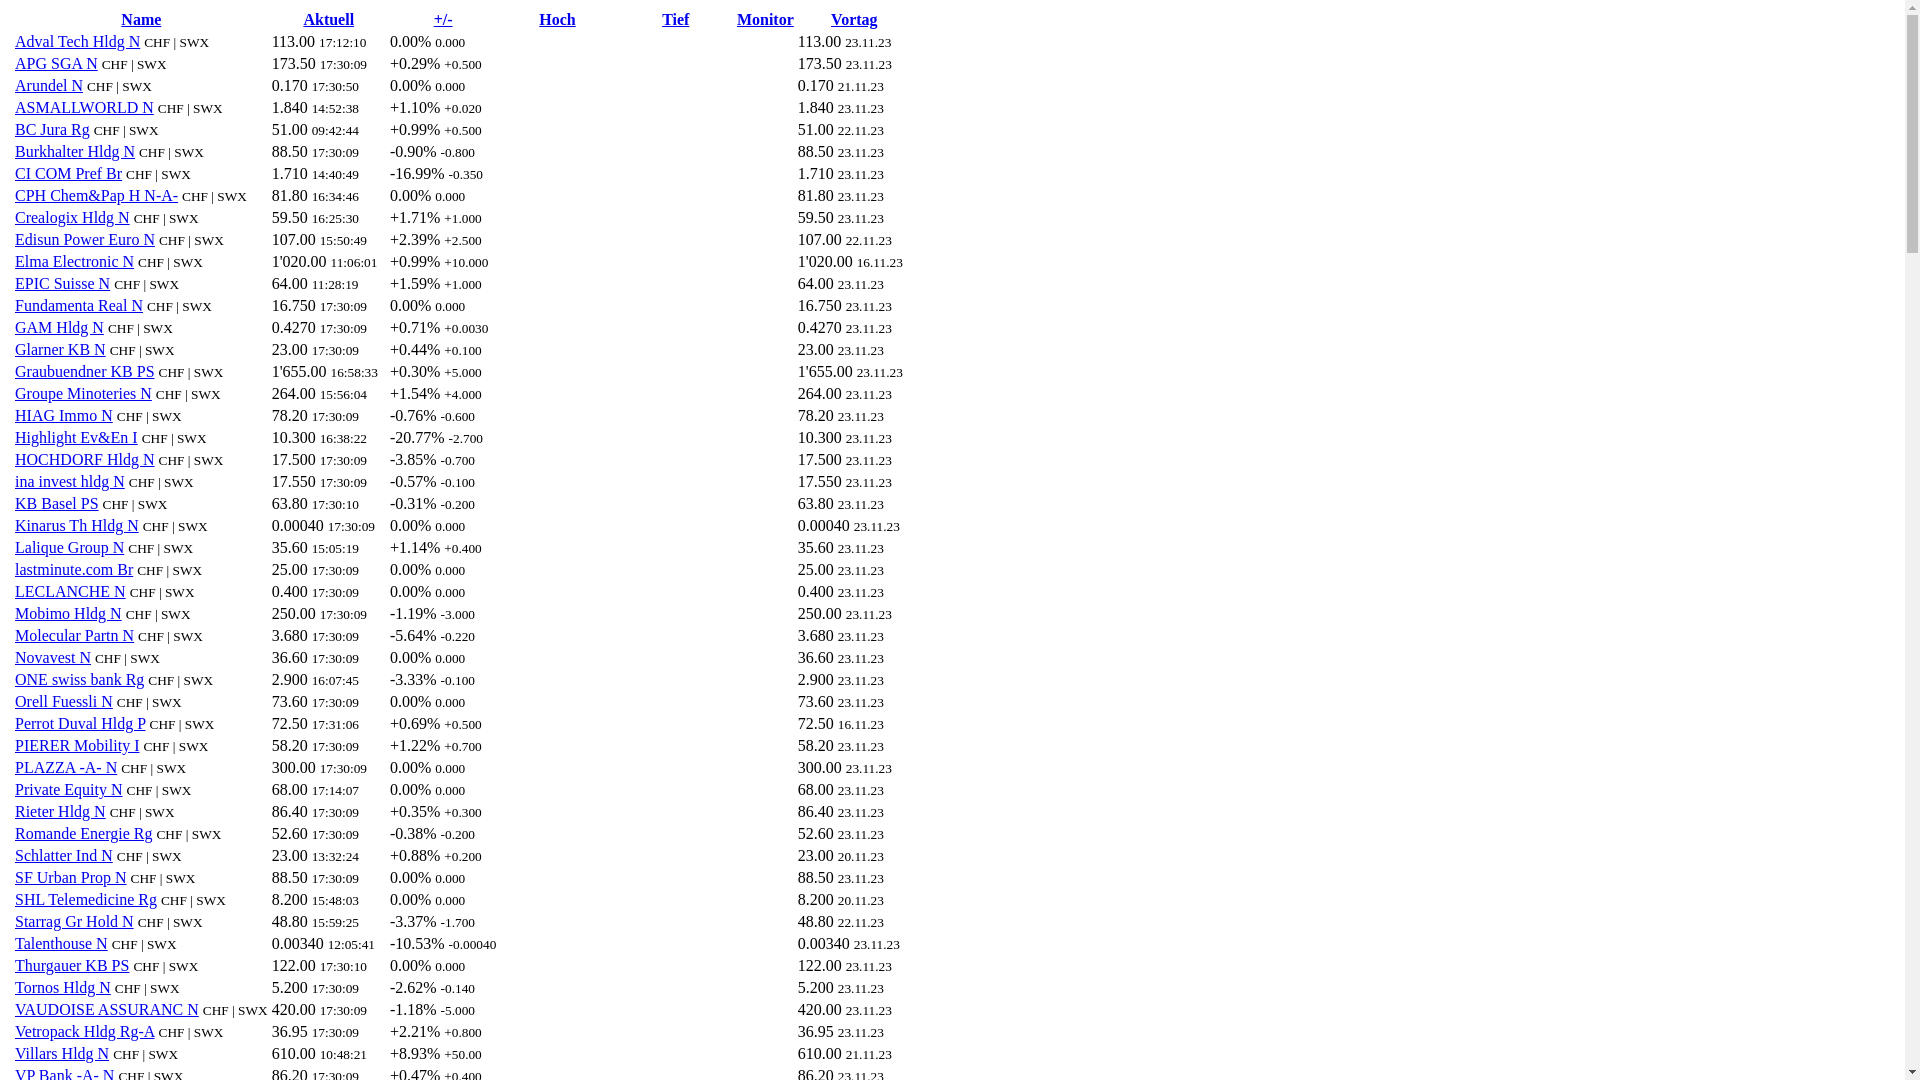 The height and width of the screenshot is (1080, 1920). Describe the element at coordinates (74, 635) in the screenshot. I see `'Molecular Partn N'` at that location.